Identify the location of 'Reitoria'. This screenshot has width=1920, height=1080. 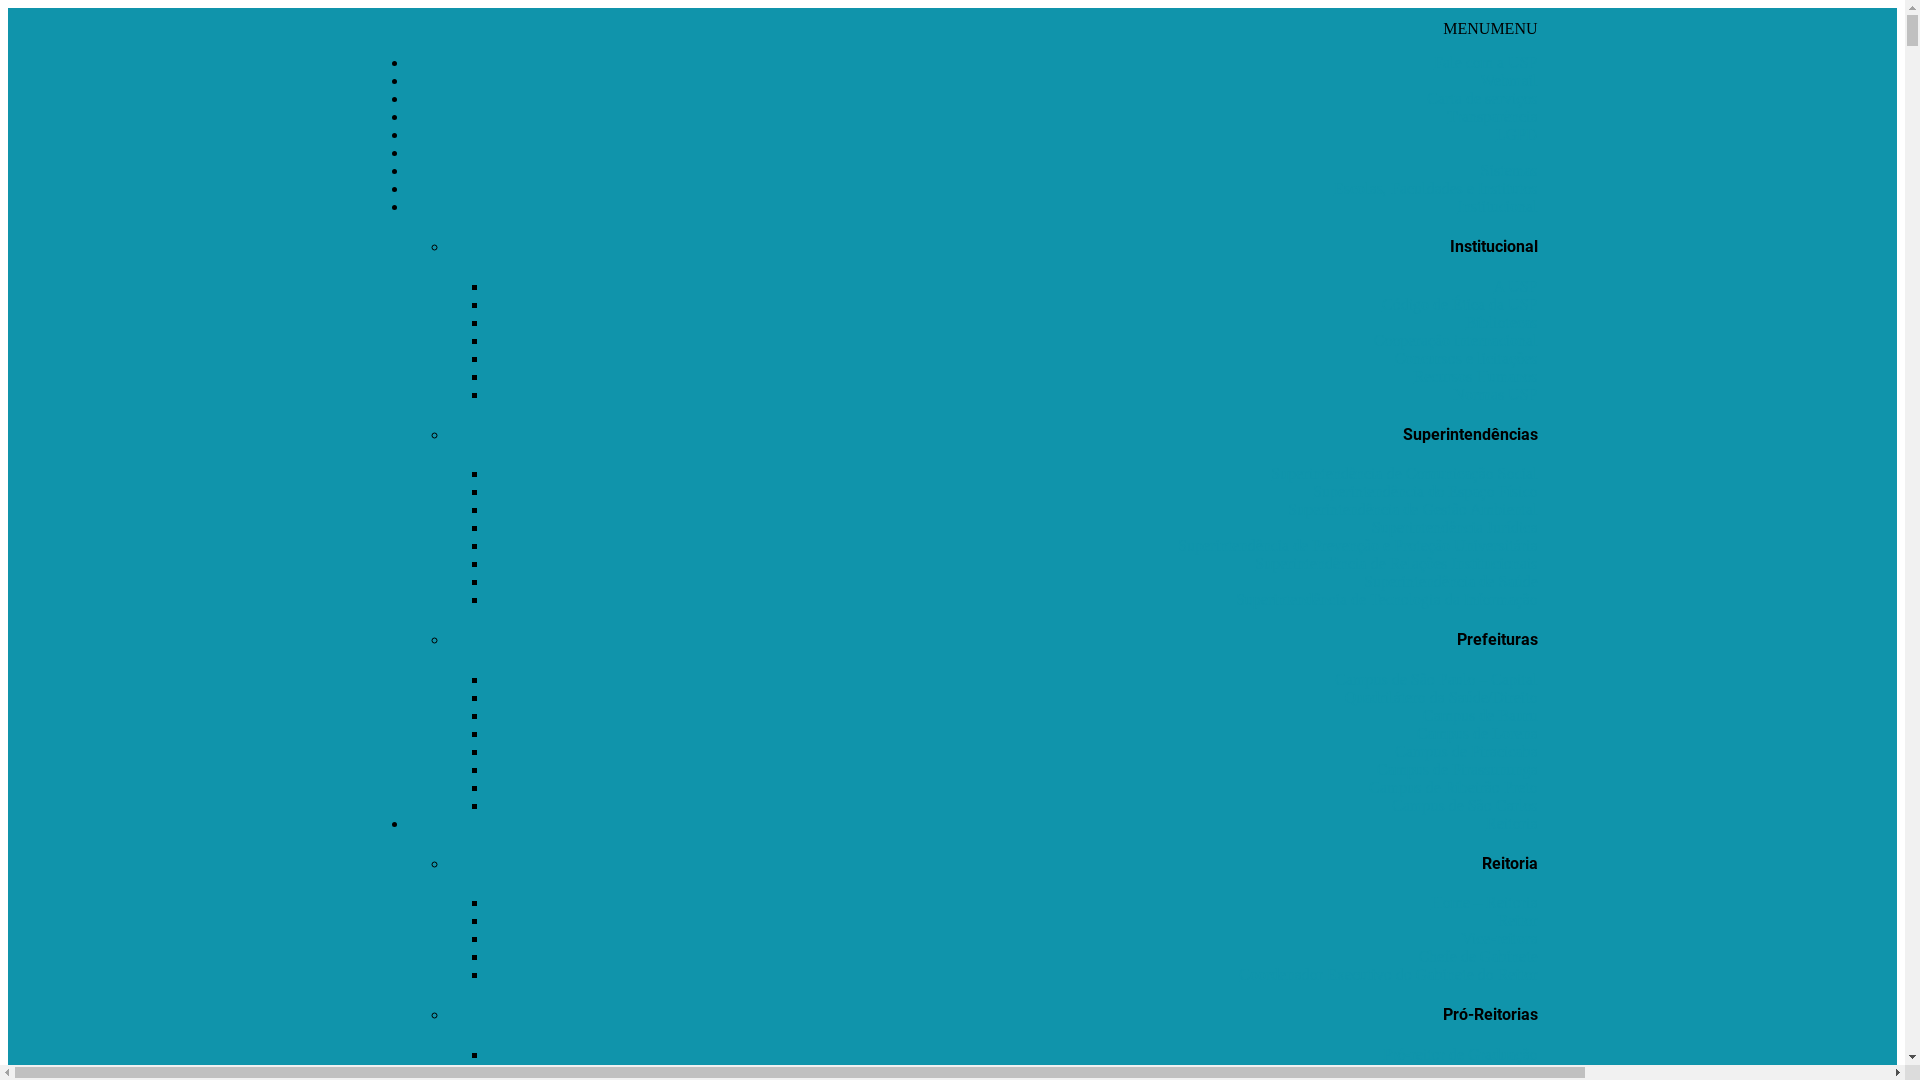
(1512, 823).